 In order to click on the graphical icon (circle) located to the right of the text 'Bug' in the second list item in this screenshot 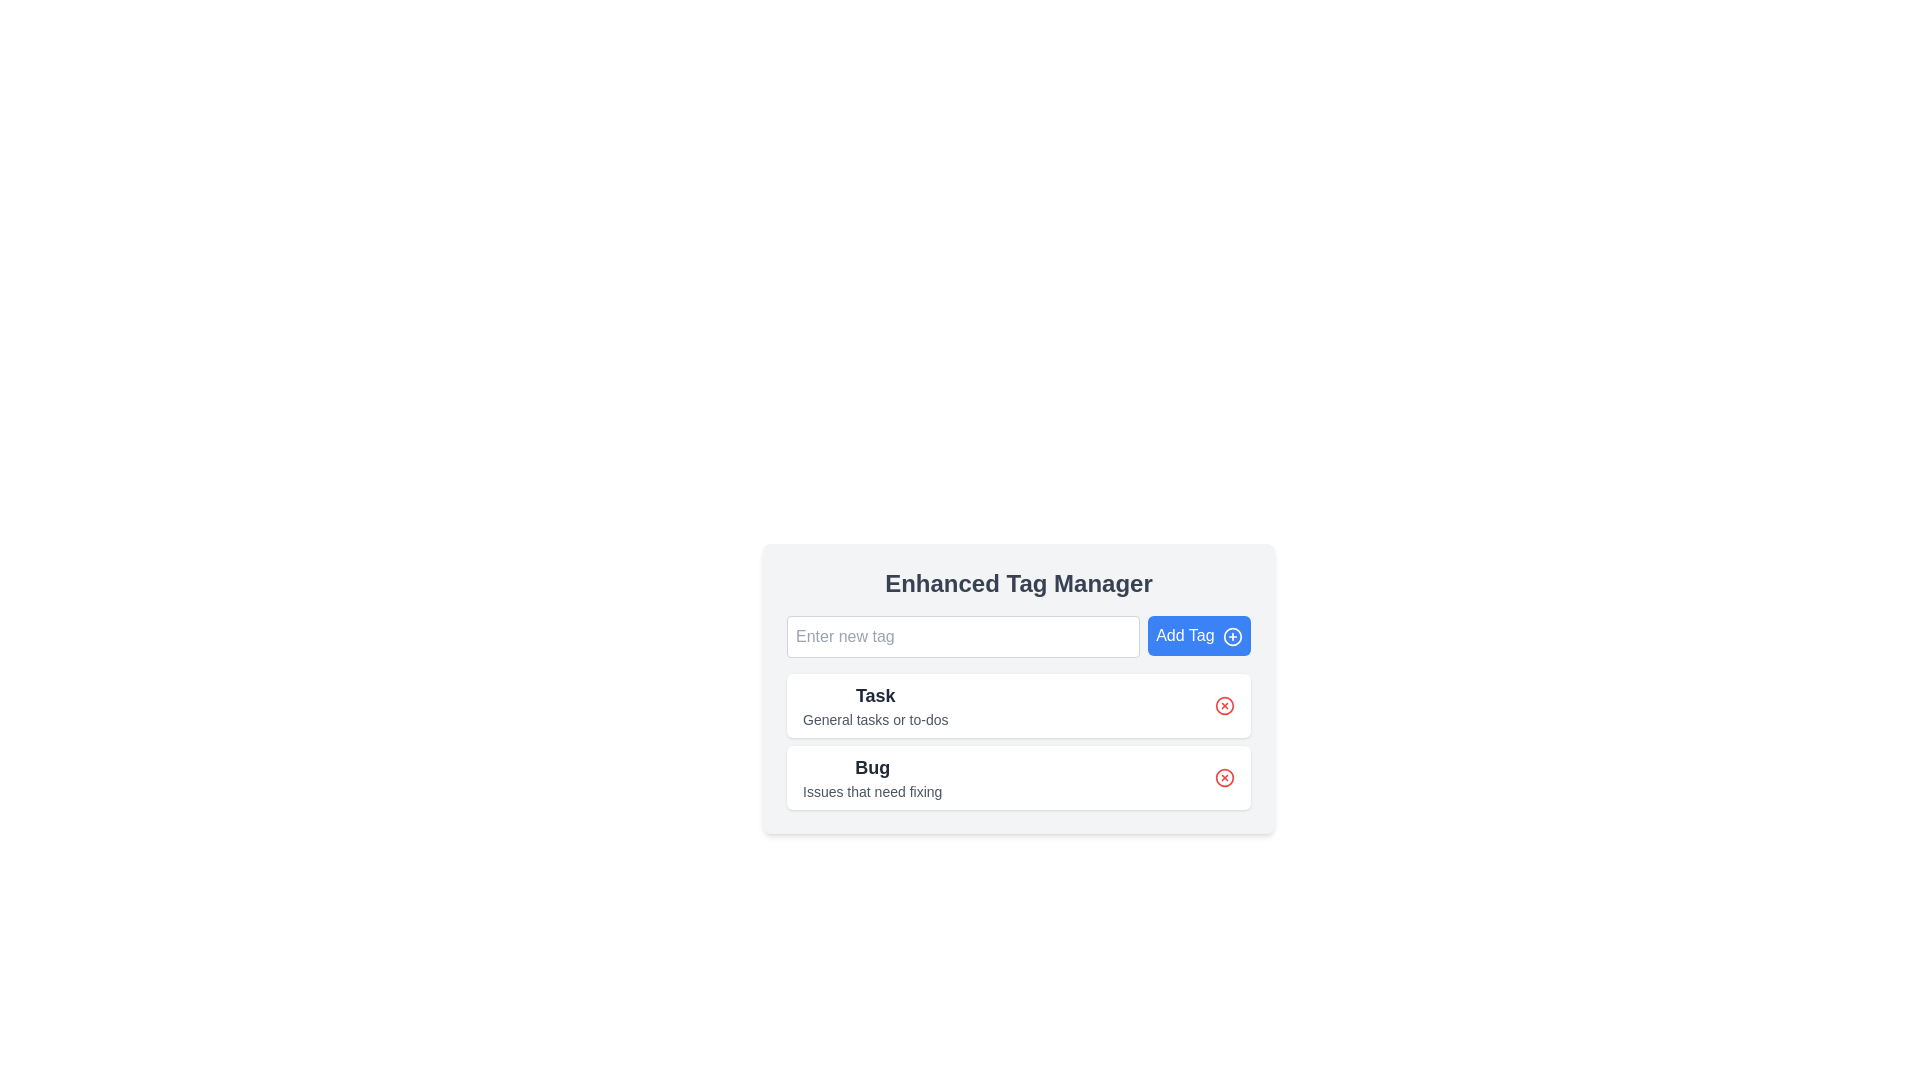, I will do `click(1223, 704)`.